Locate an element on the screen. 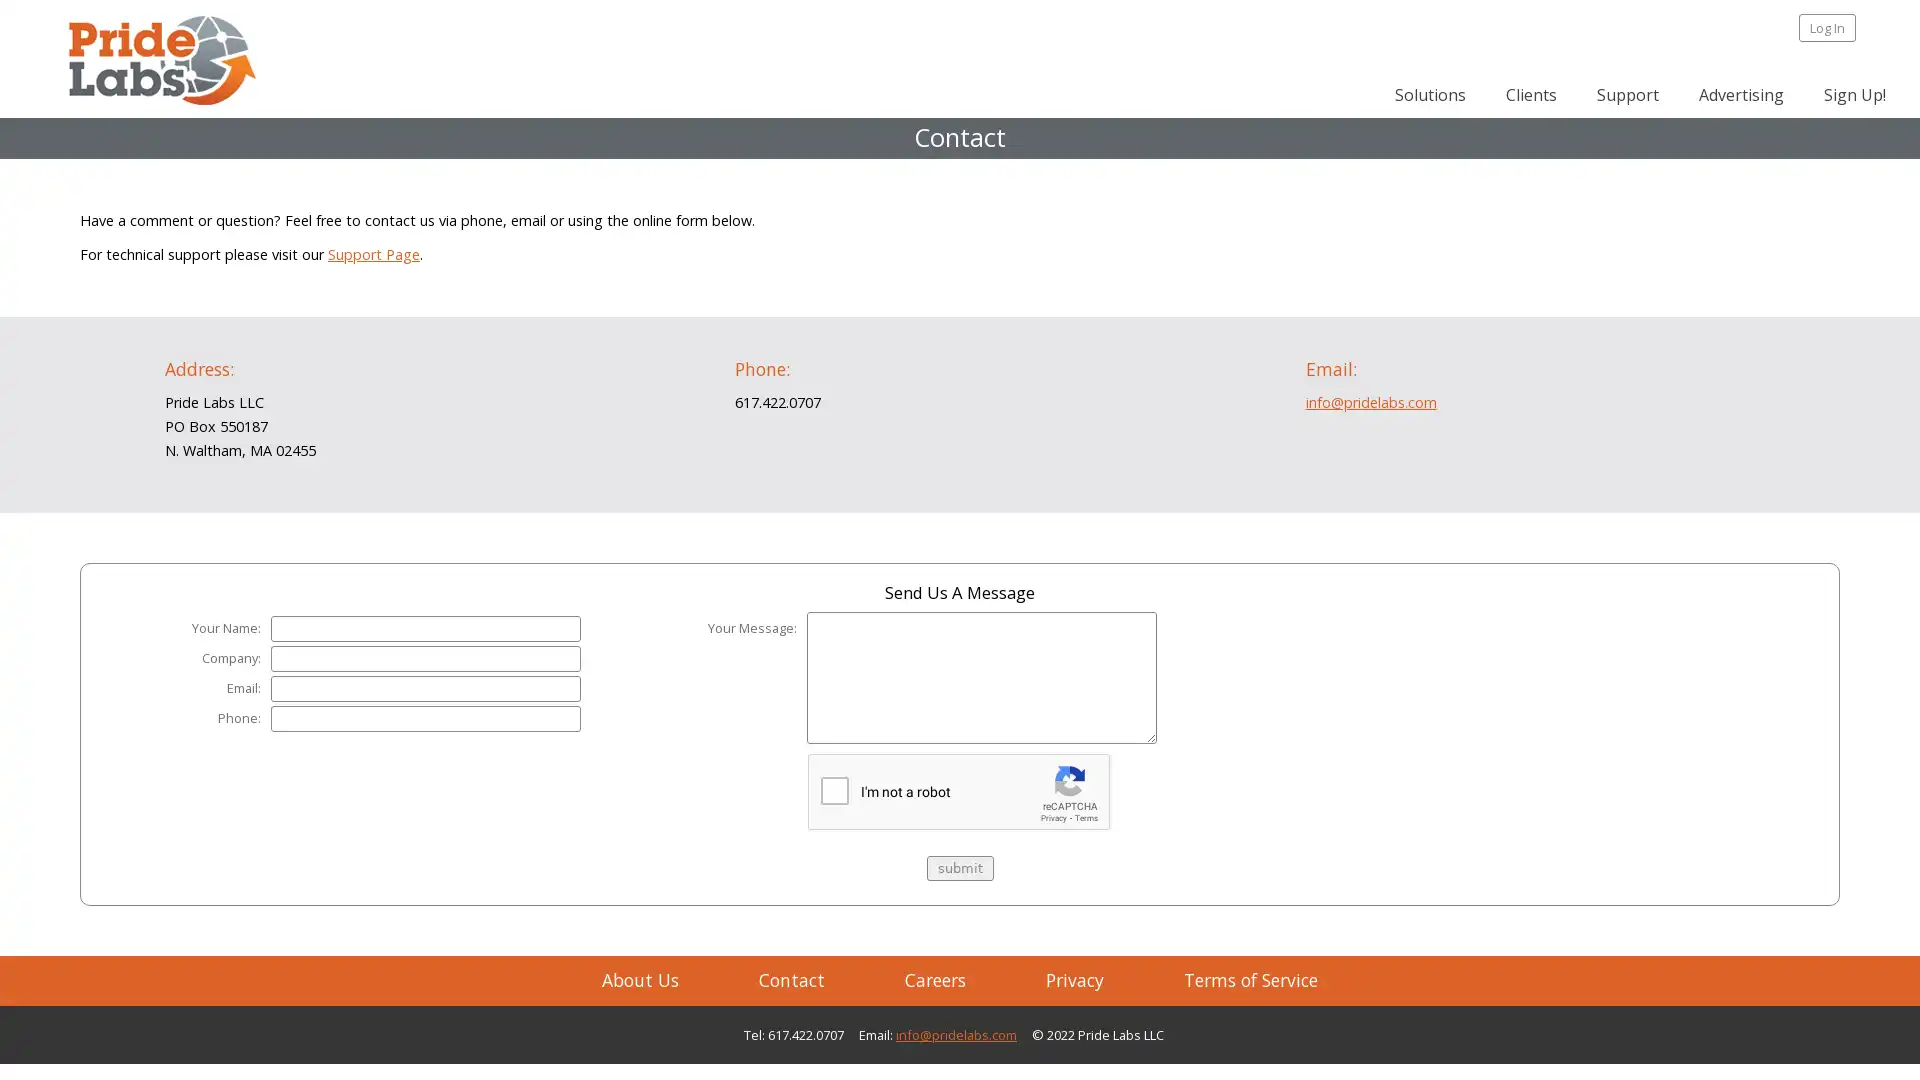  submit is located at coordinates (958, 867).